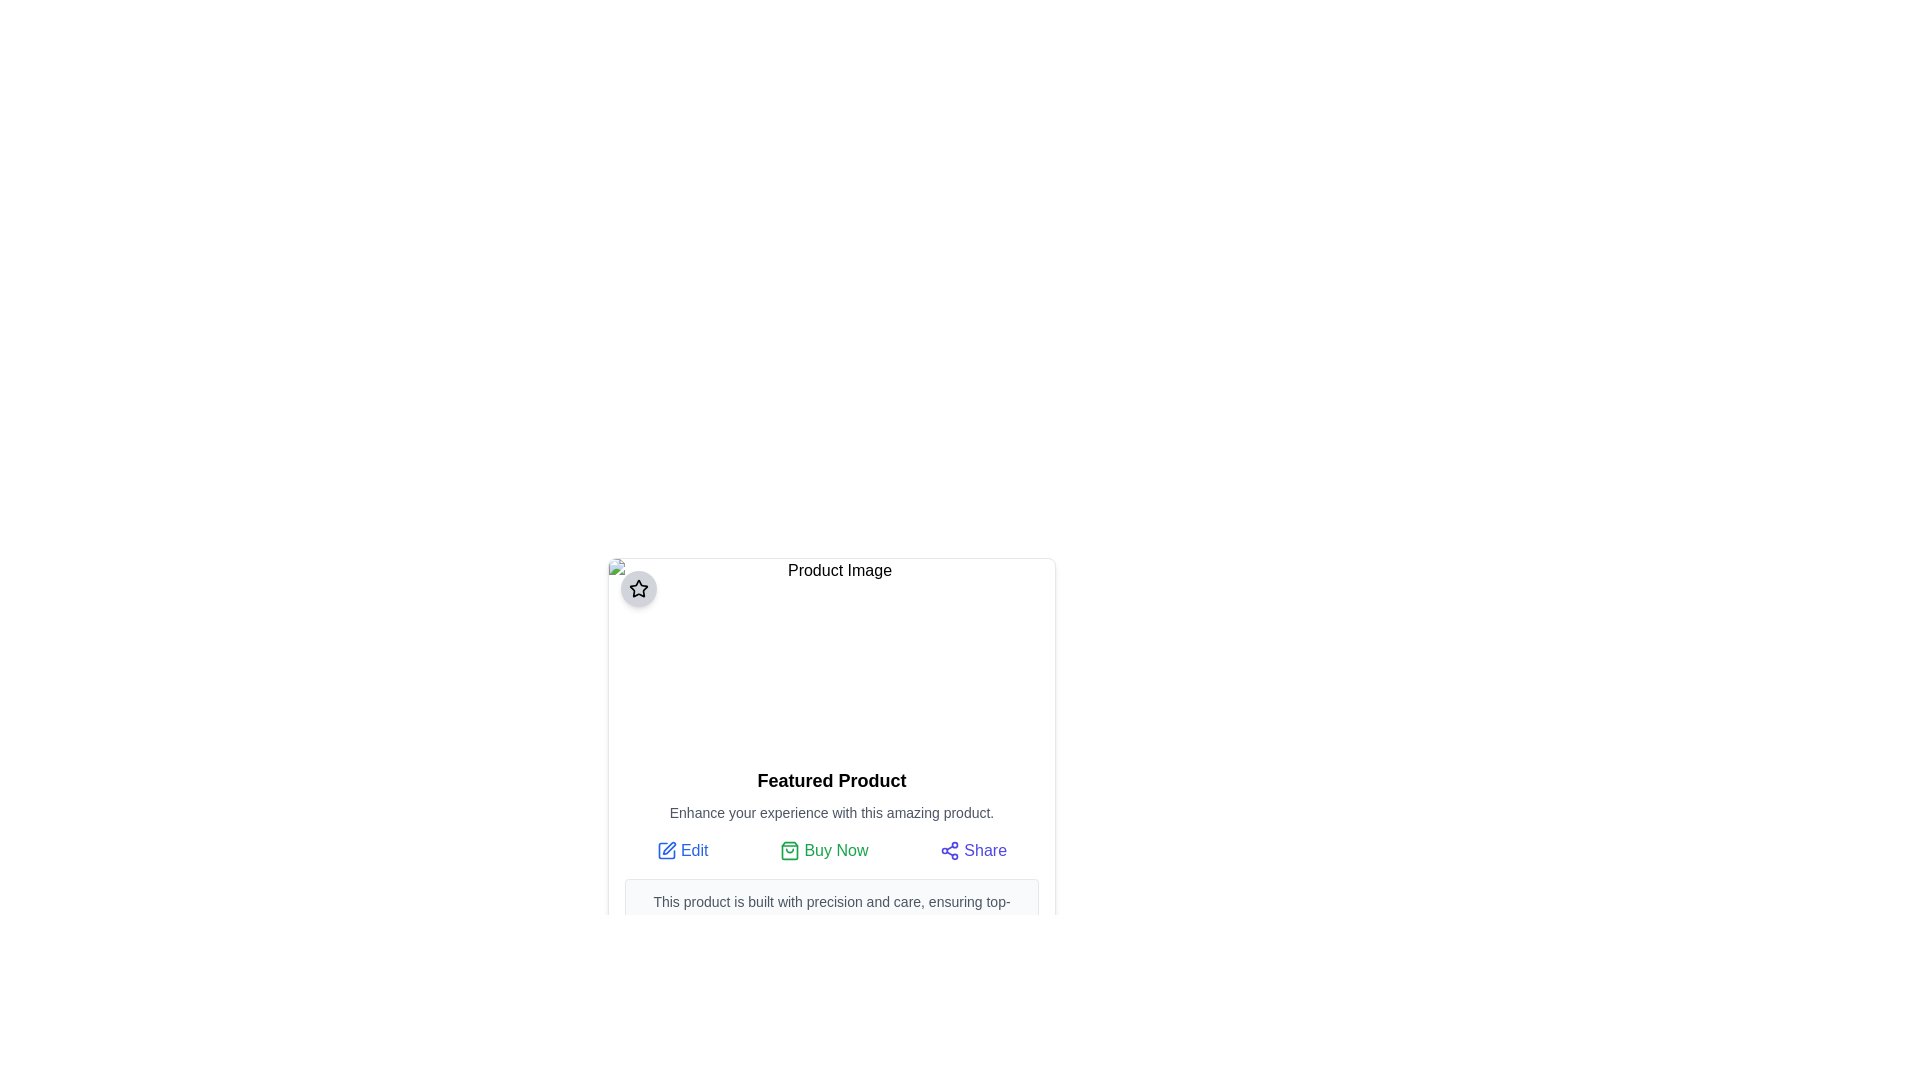 This screenshot has width=1920, height=1080. What do you see at coordinates (973, 851) in the screenshot?
I see `the 'Share' button, which features a share icon with three interconnected circular nodes and the text 'Share' in indigo` at bounding box center [973, 851].